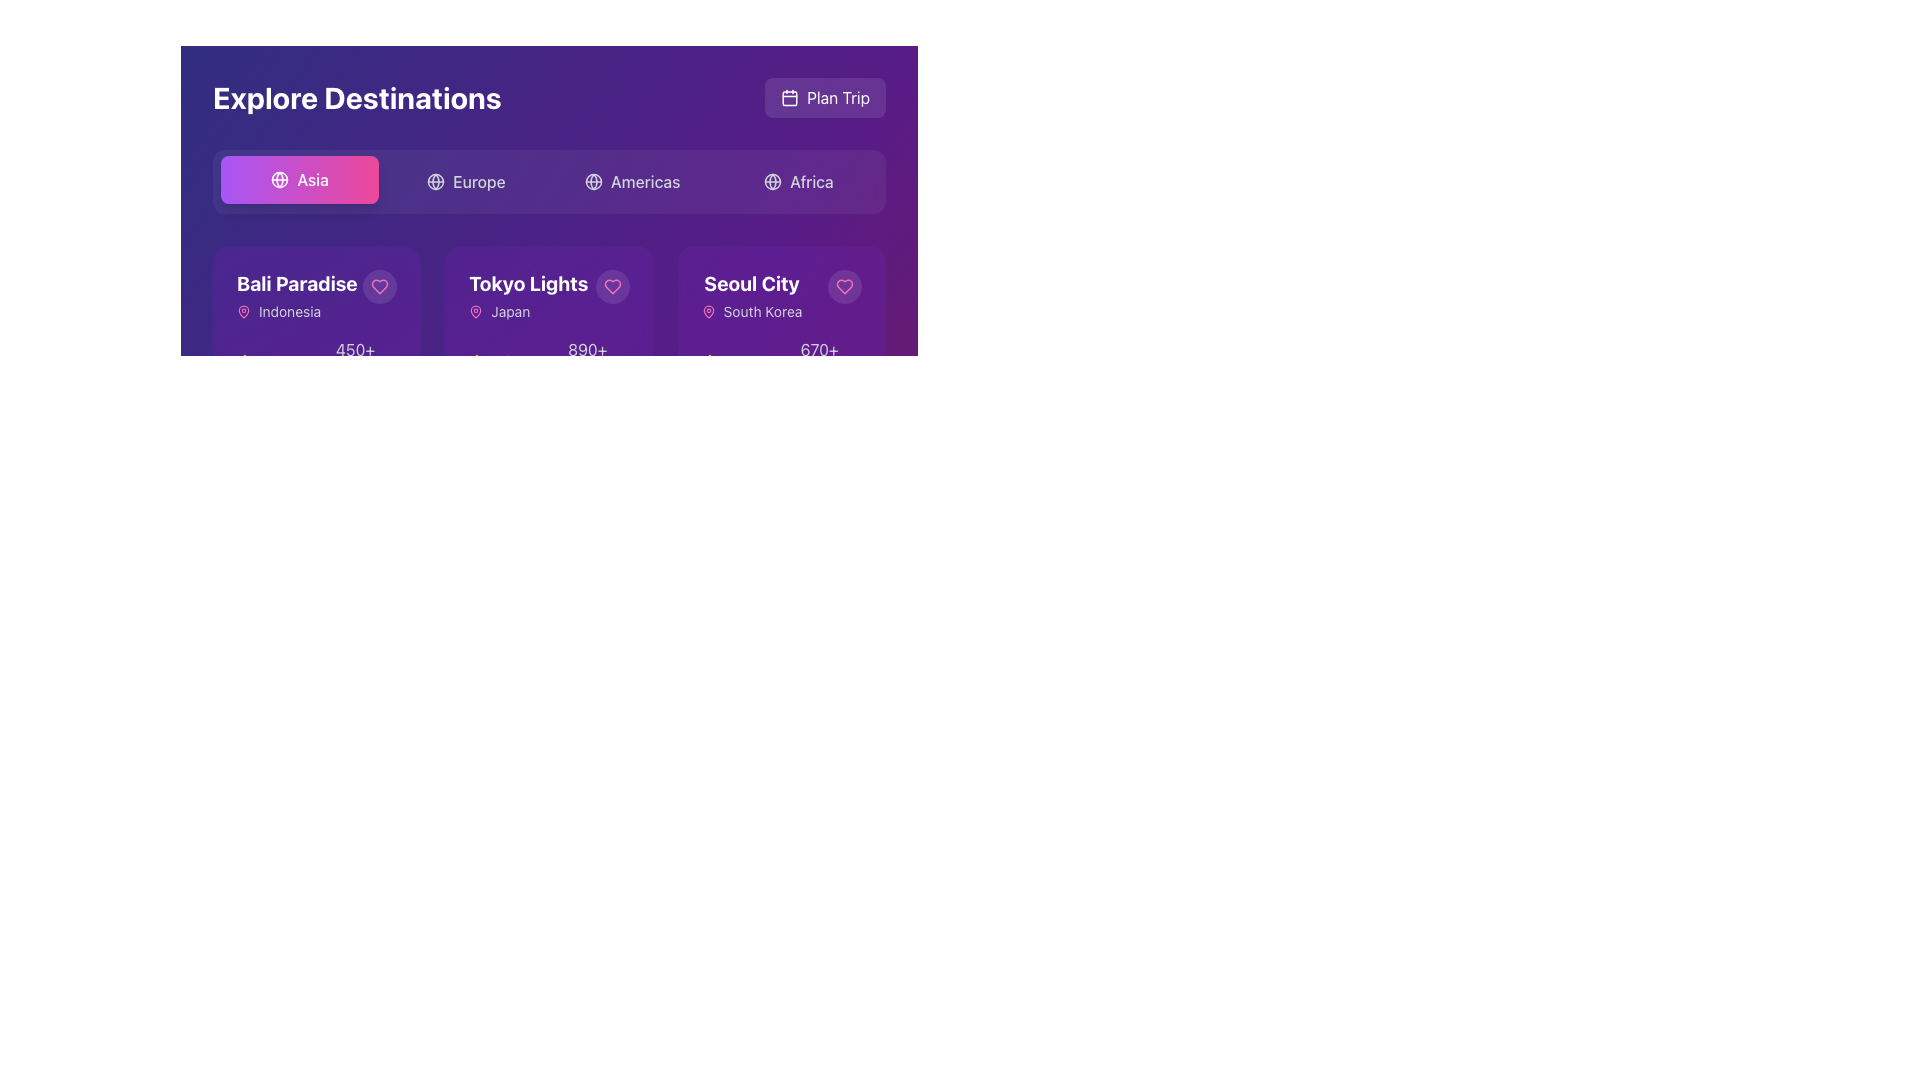  I want to click on text label displaying 'South Korea' associated with the 'Seoul City' card located at the bottom-left section of the card, so click(762, 312).